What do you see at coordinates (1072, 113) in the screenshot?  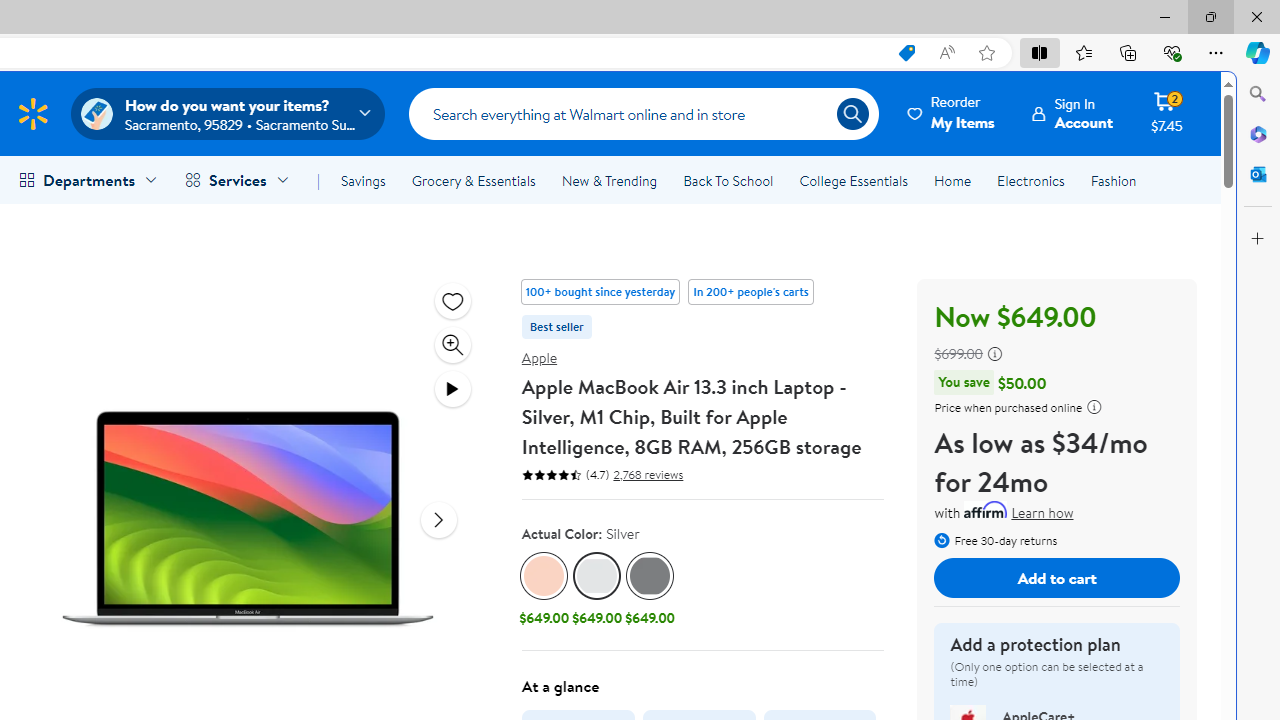 I see `'Sign InAccount'` at bounding box center [1072, 113].